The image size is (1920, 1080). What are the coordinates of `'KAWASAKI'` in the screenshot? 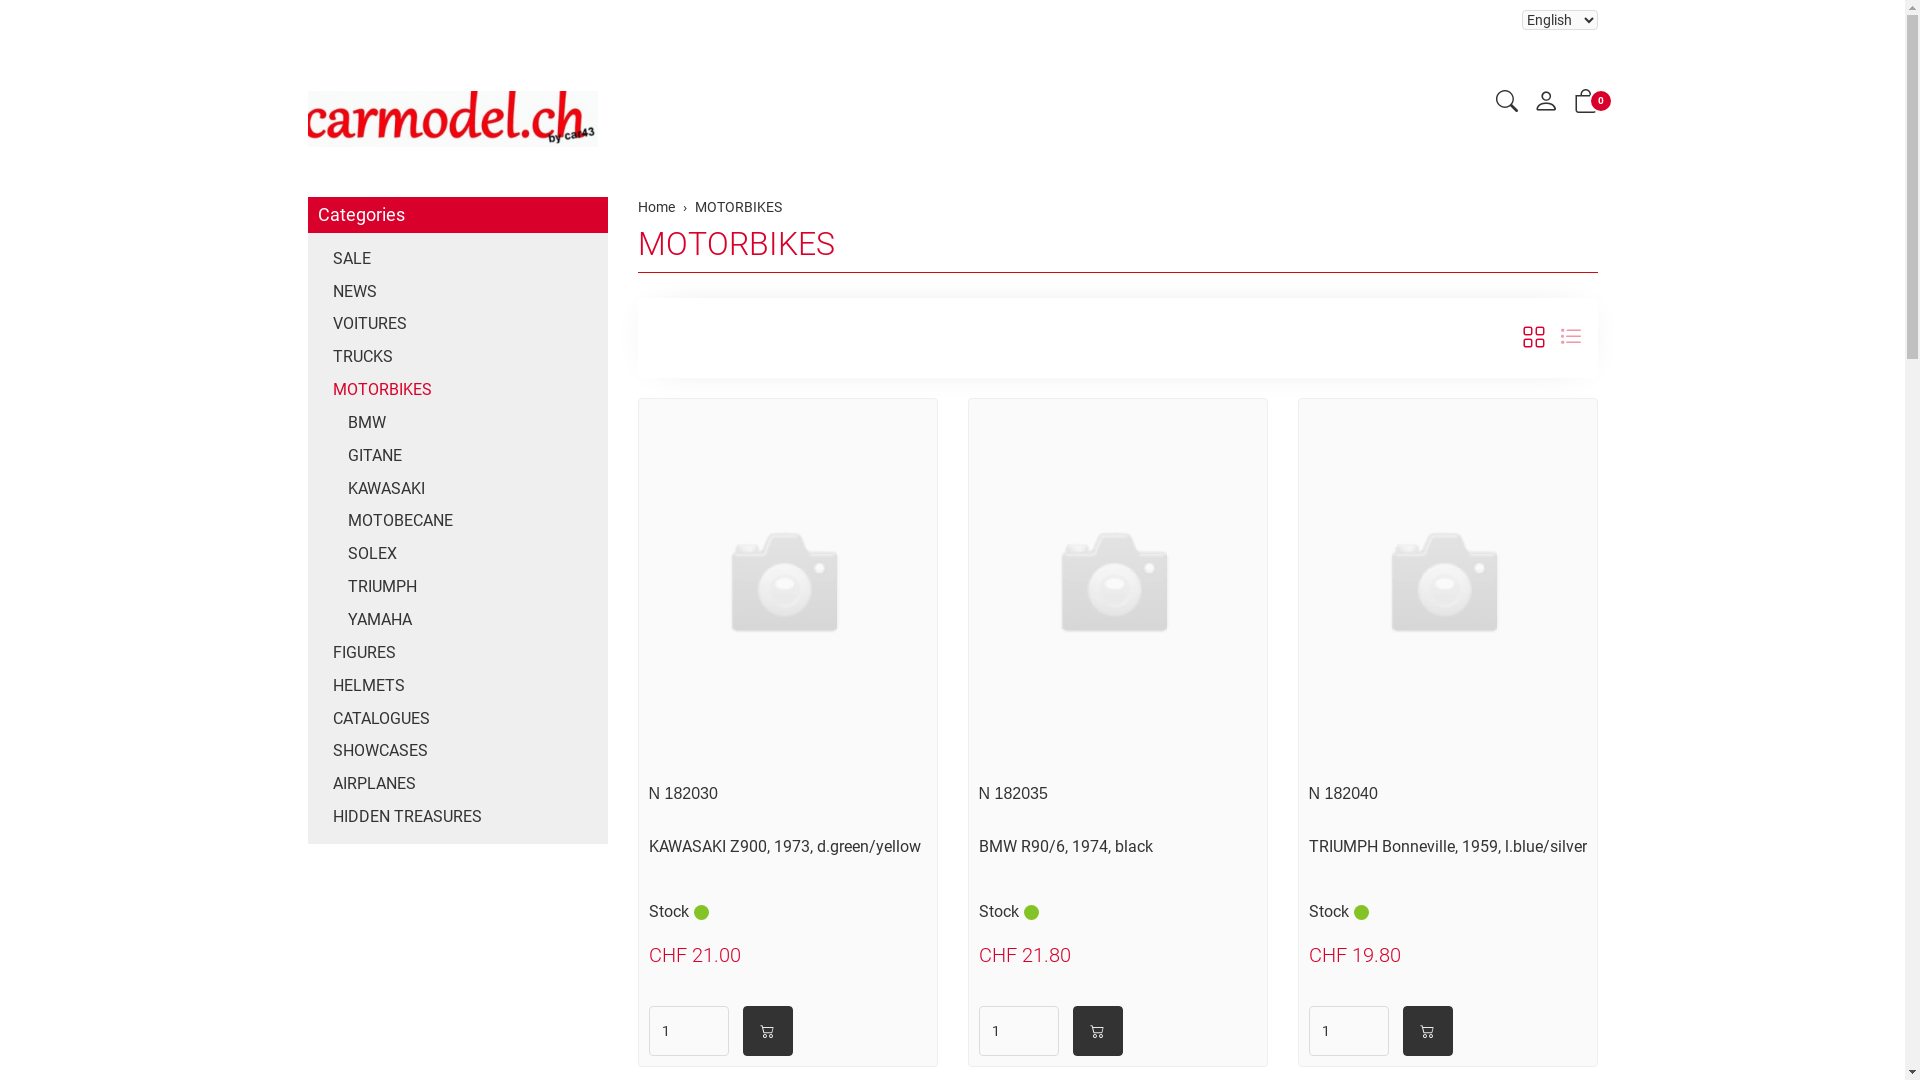 It's located at (456, 489).